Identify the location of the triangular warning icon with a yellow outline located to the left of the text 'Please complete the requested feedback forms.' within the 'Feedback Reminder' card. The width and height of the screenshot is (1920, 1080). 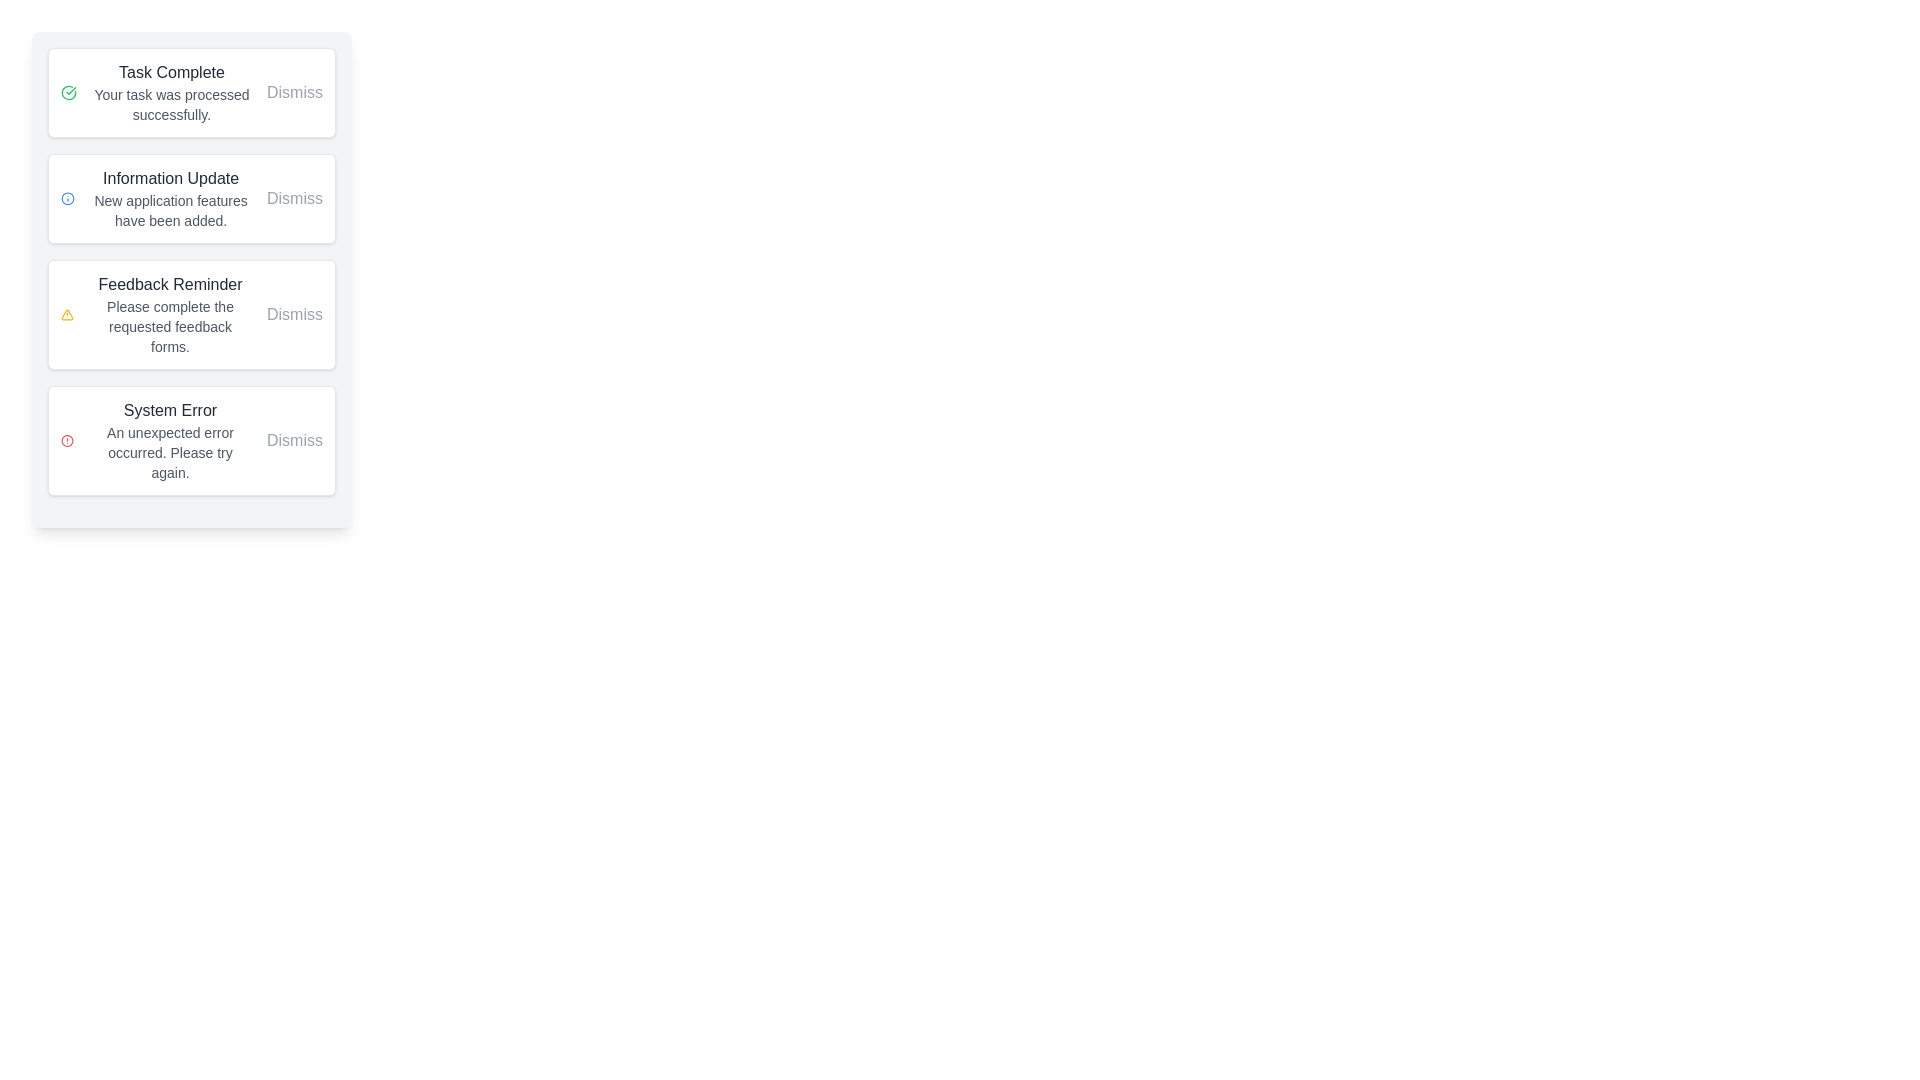
(67, 315).